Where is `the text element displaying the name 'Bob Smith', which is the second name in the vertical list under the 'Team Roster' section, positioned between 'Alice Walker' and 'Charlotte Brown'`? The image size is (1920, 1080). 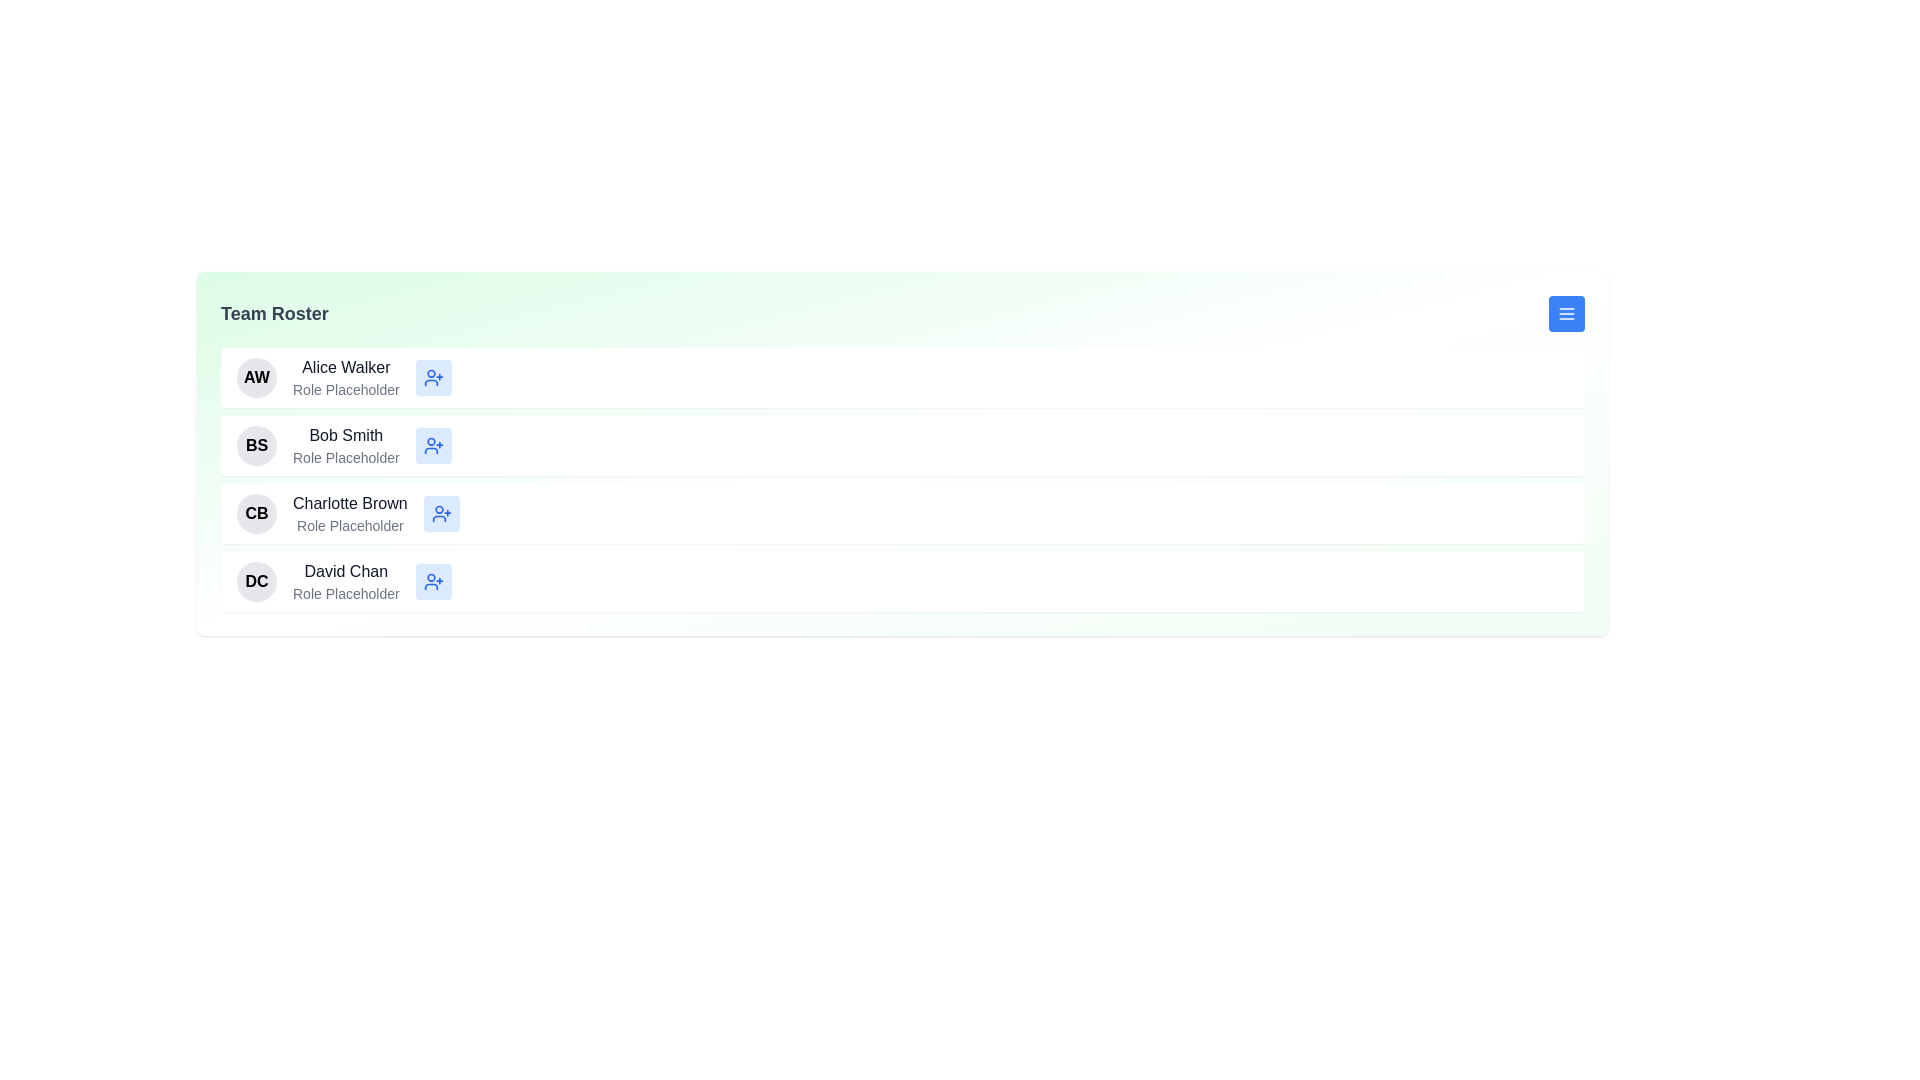 the text element displaying the name 'Bob Smith', which is the second name in the vertical list under the 'Team Roster' section, positioned between 'Alice Walker' and 'Charlotte Brown' is located at coordinates (346, 434).